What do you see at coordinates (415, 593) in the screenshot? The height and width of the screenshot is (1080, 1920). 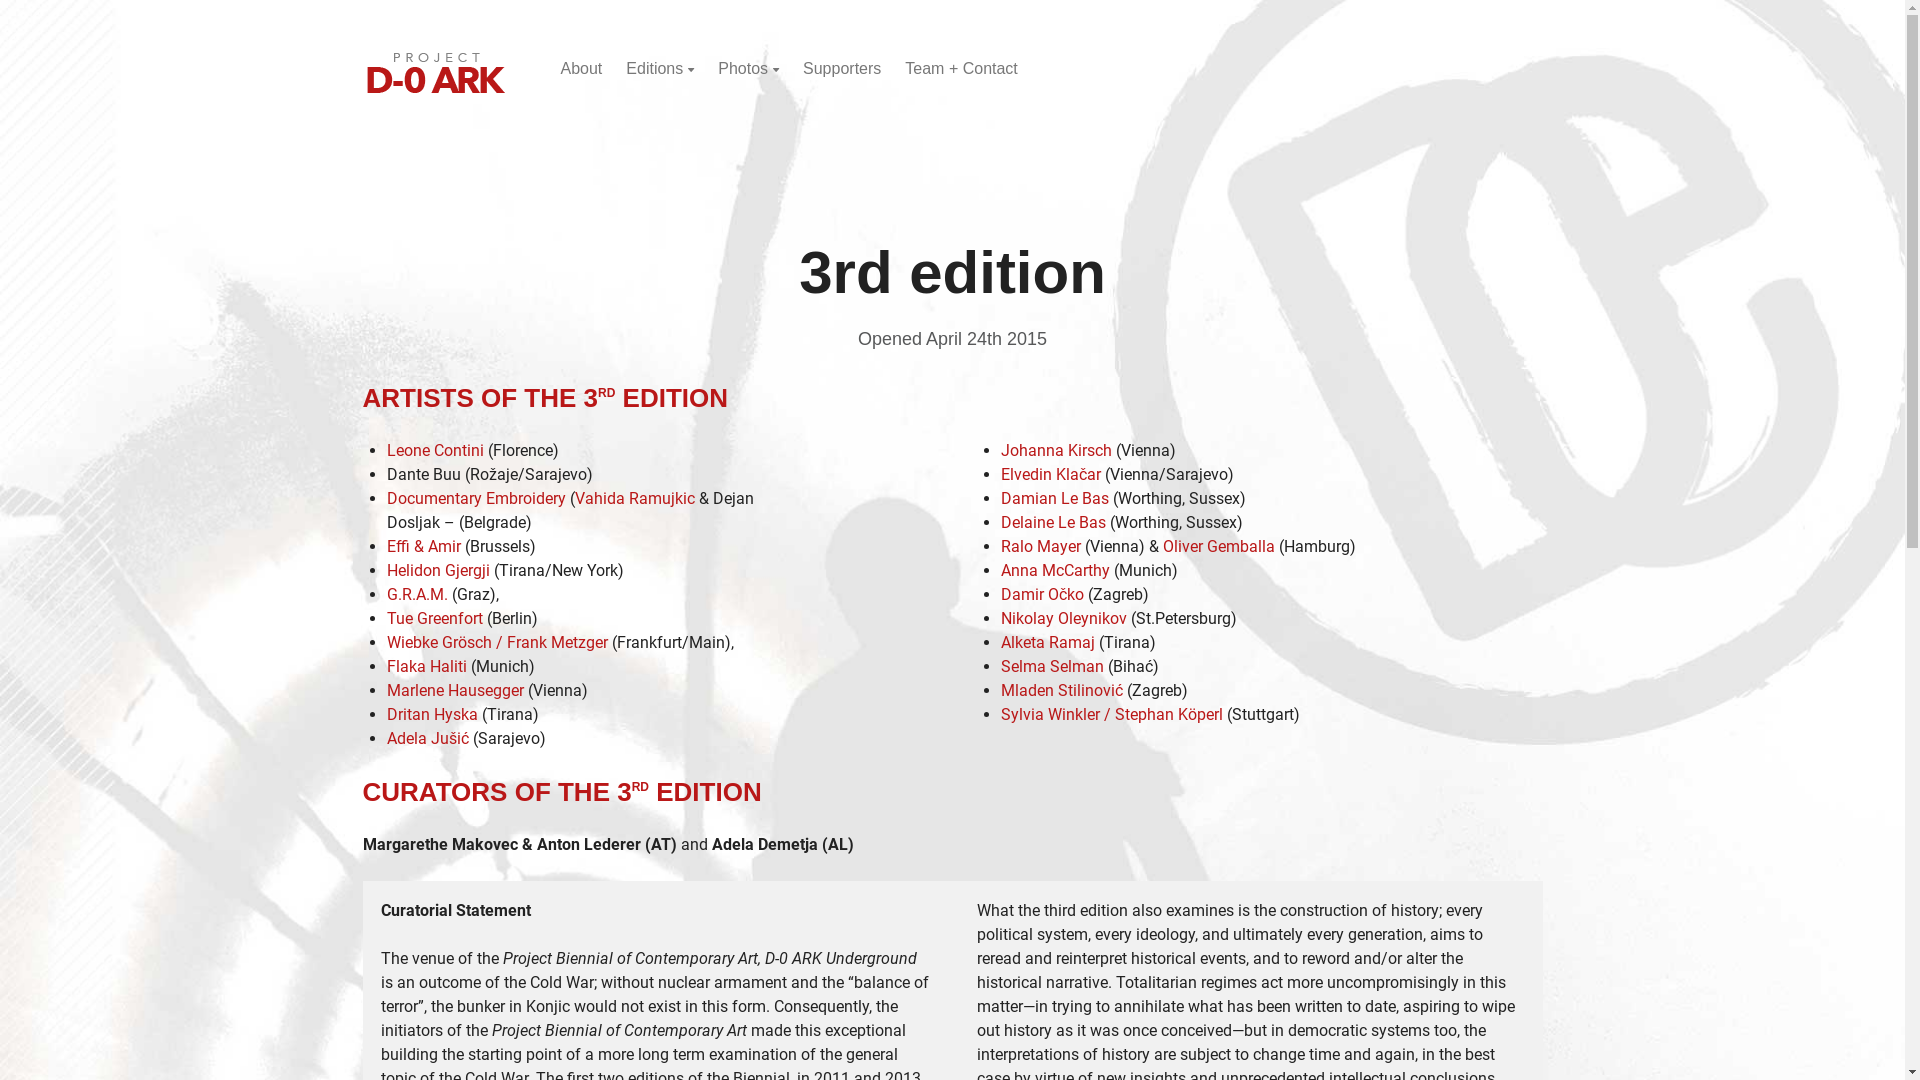 I see `'G.R.A.M.'` at bounding box center [415, 593].